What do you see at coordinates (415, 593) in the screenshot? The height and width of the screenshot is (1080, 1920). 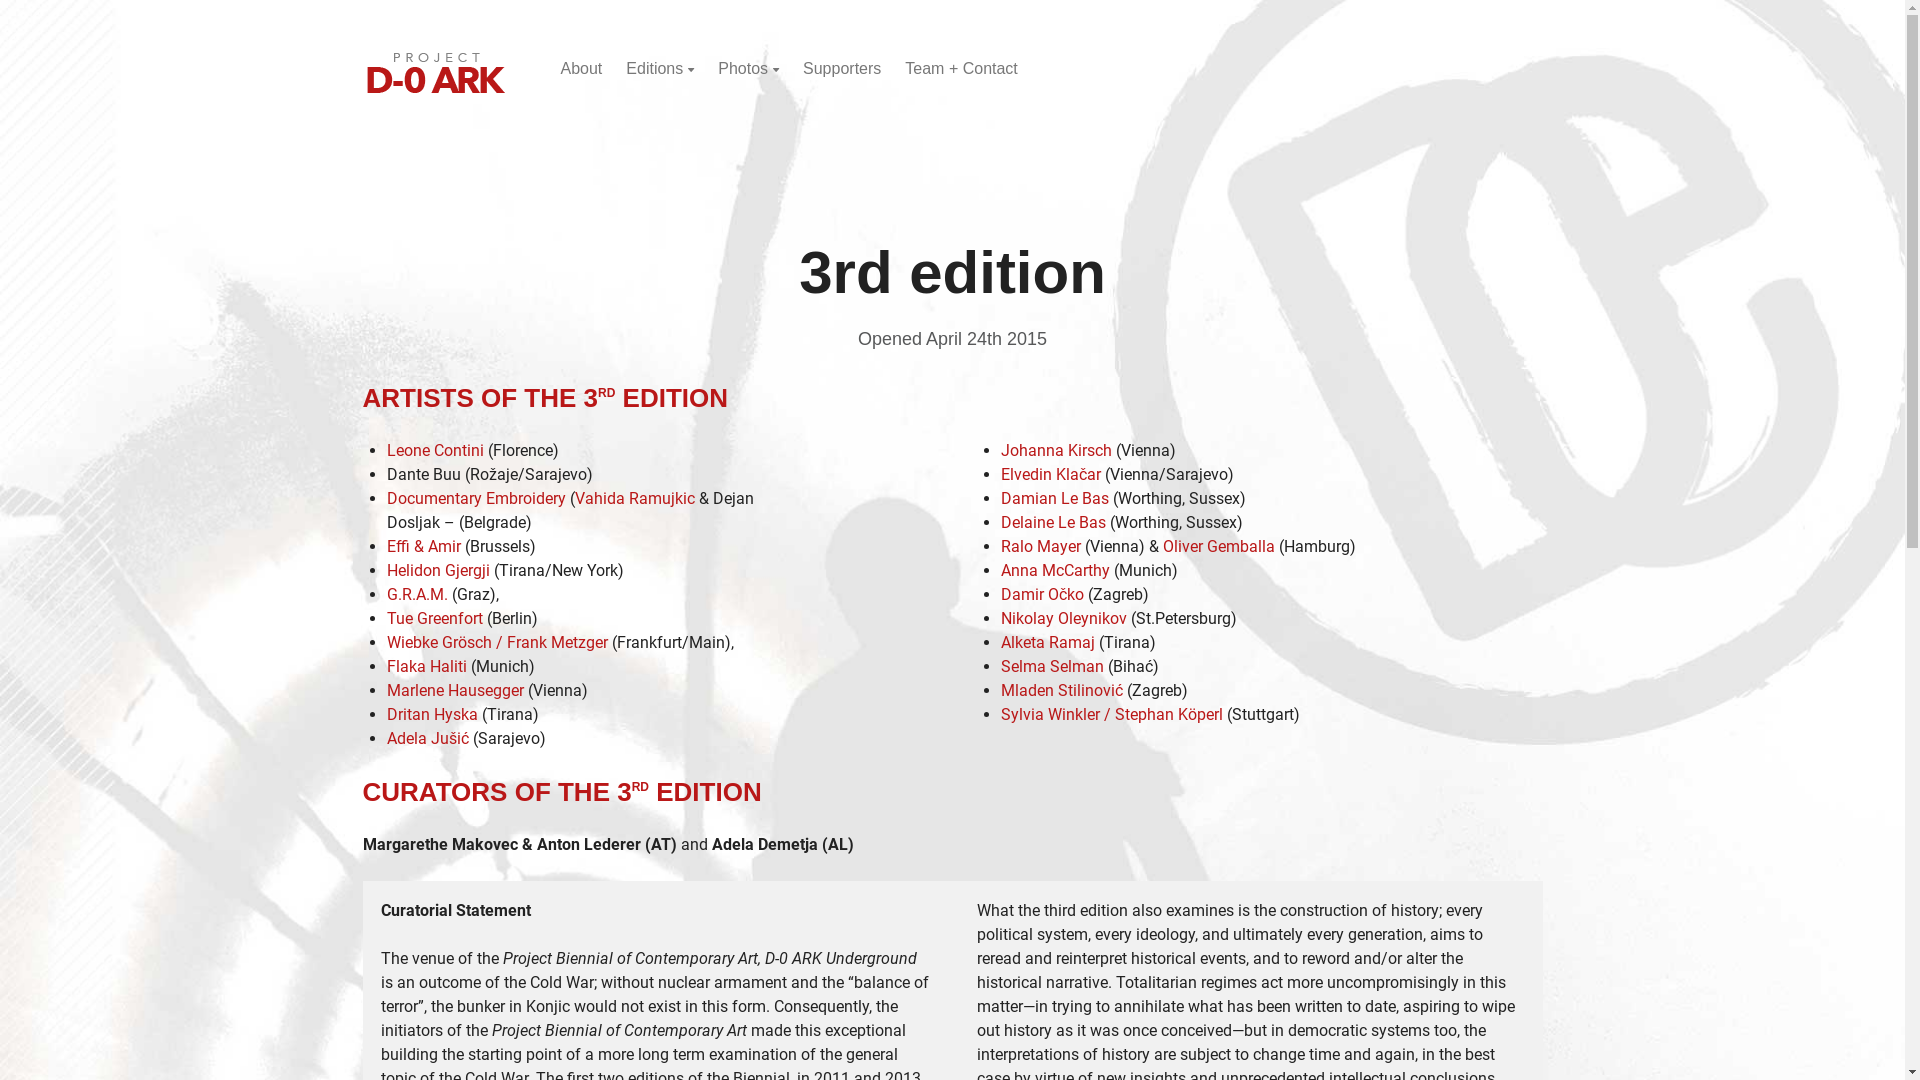 I see `'G.R.A.M.'` at bounding box center [415, 593].